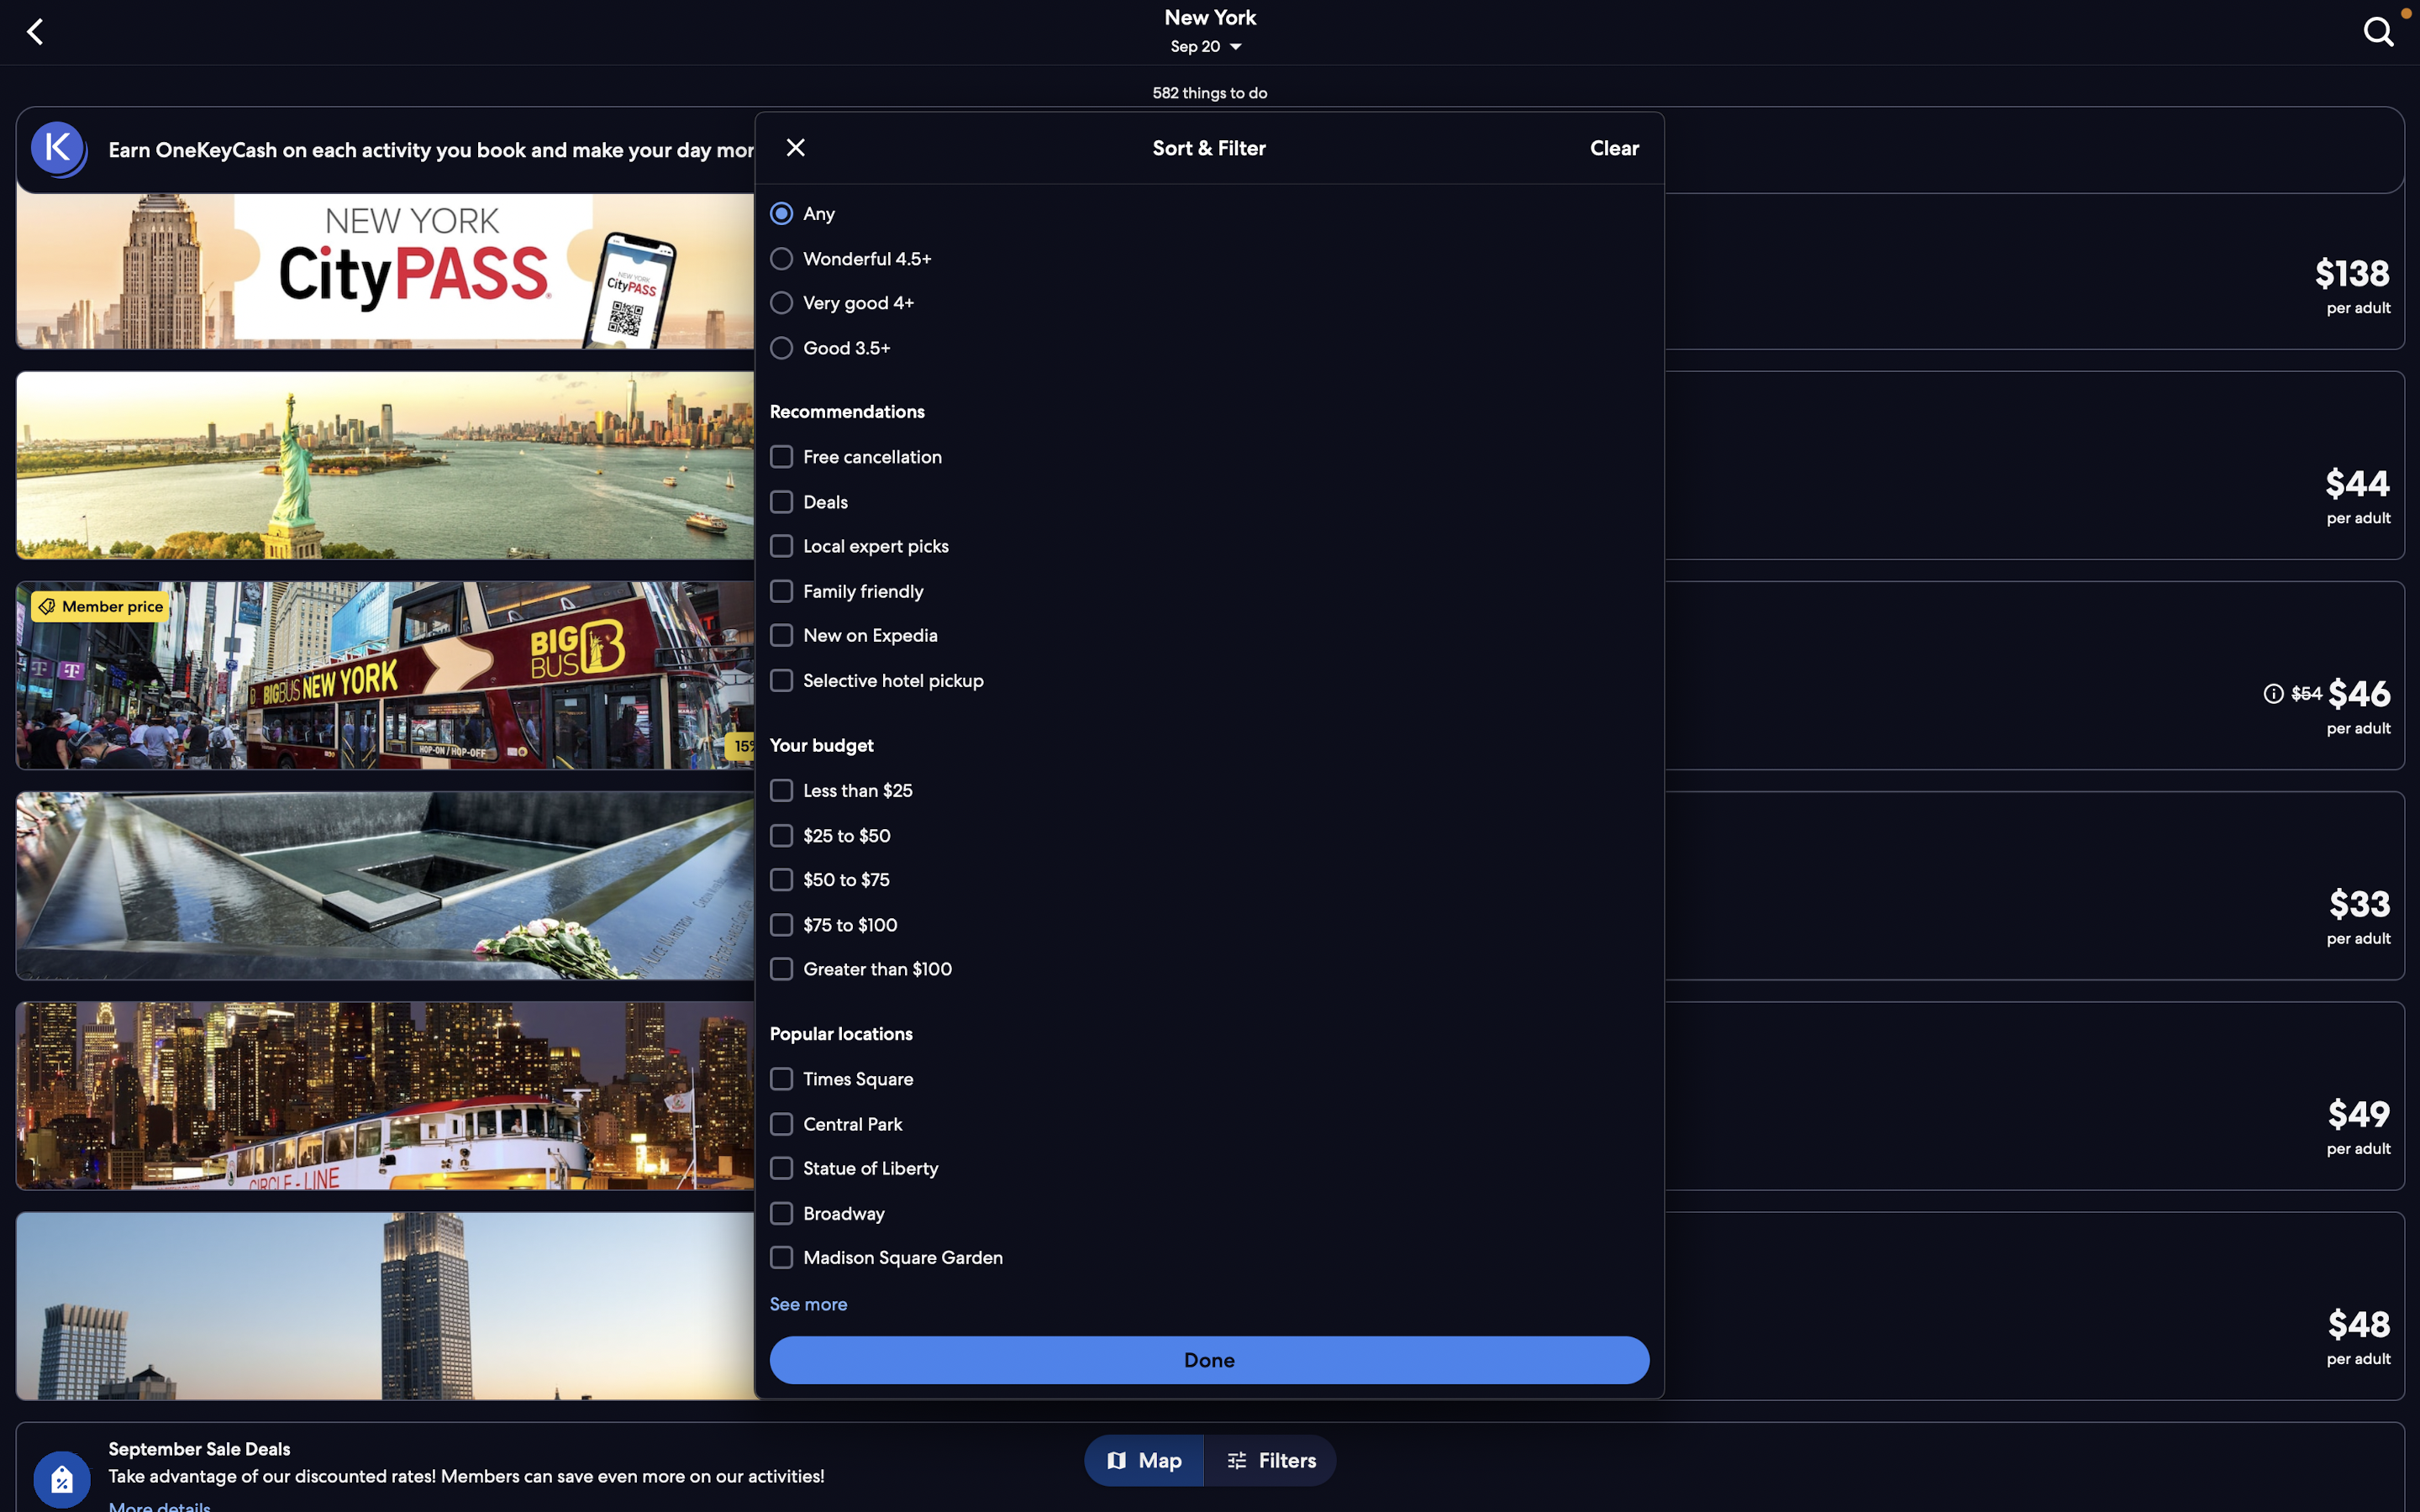 This screenshot has height=1512, width=2420. What do you see at coordinates (1212, 1079) in the screenshot?
I see `Obtain the places located near the "Times Square"` at bounding box center [1212, 1079].